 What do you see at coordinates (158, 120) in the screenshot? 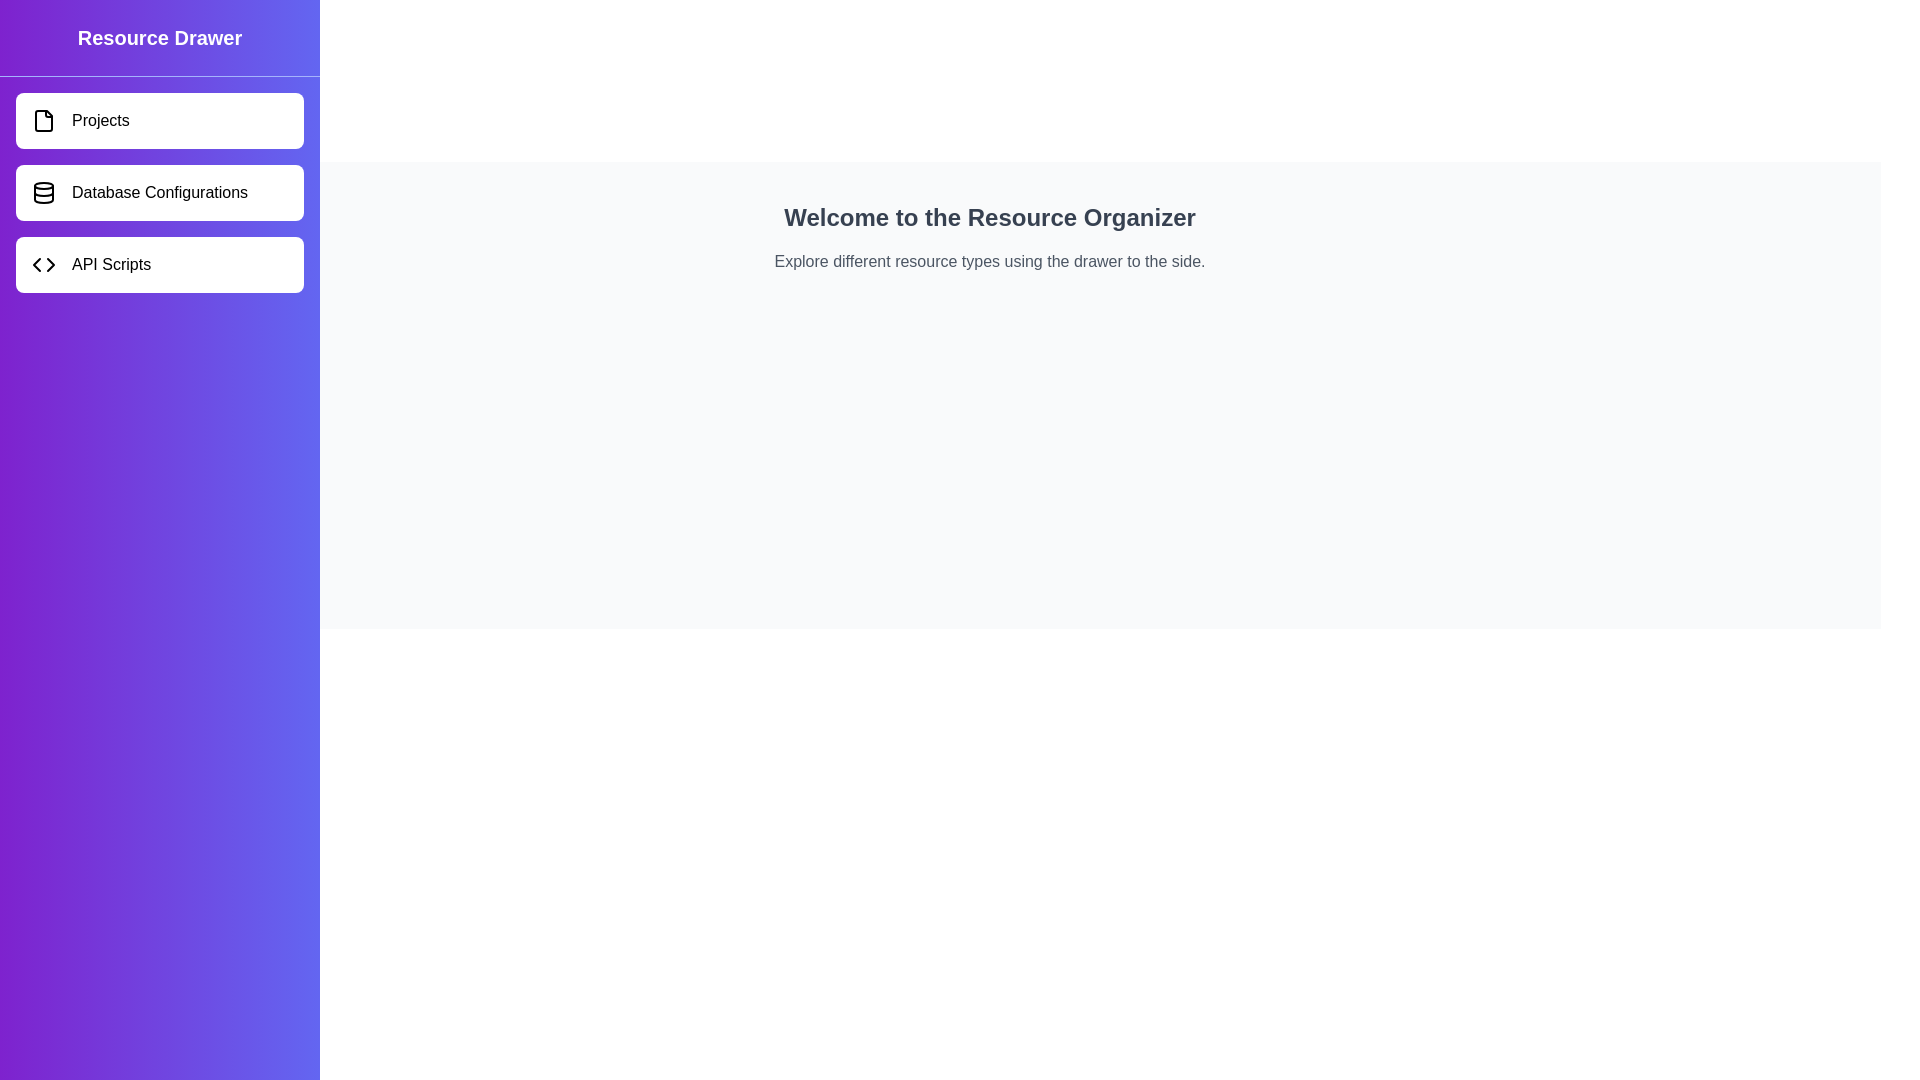
I see `the resource Projects by clicking on its corresponding item in the drawer` at bounding box center [158, 120].